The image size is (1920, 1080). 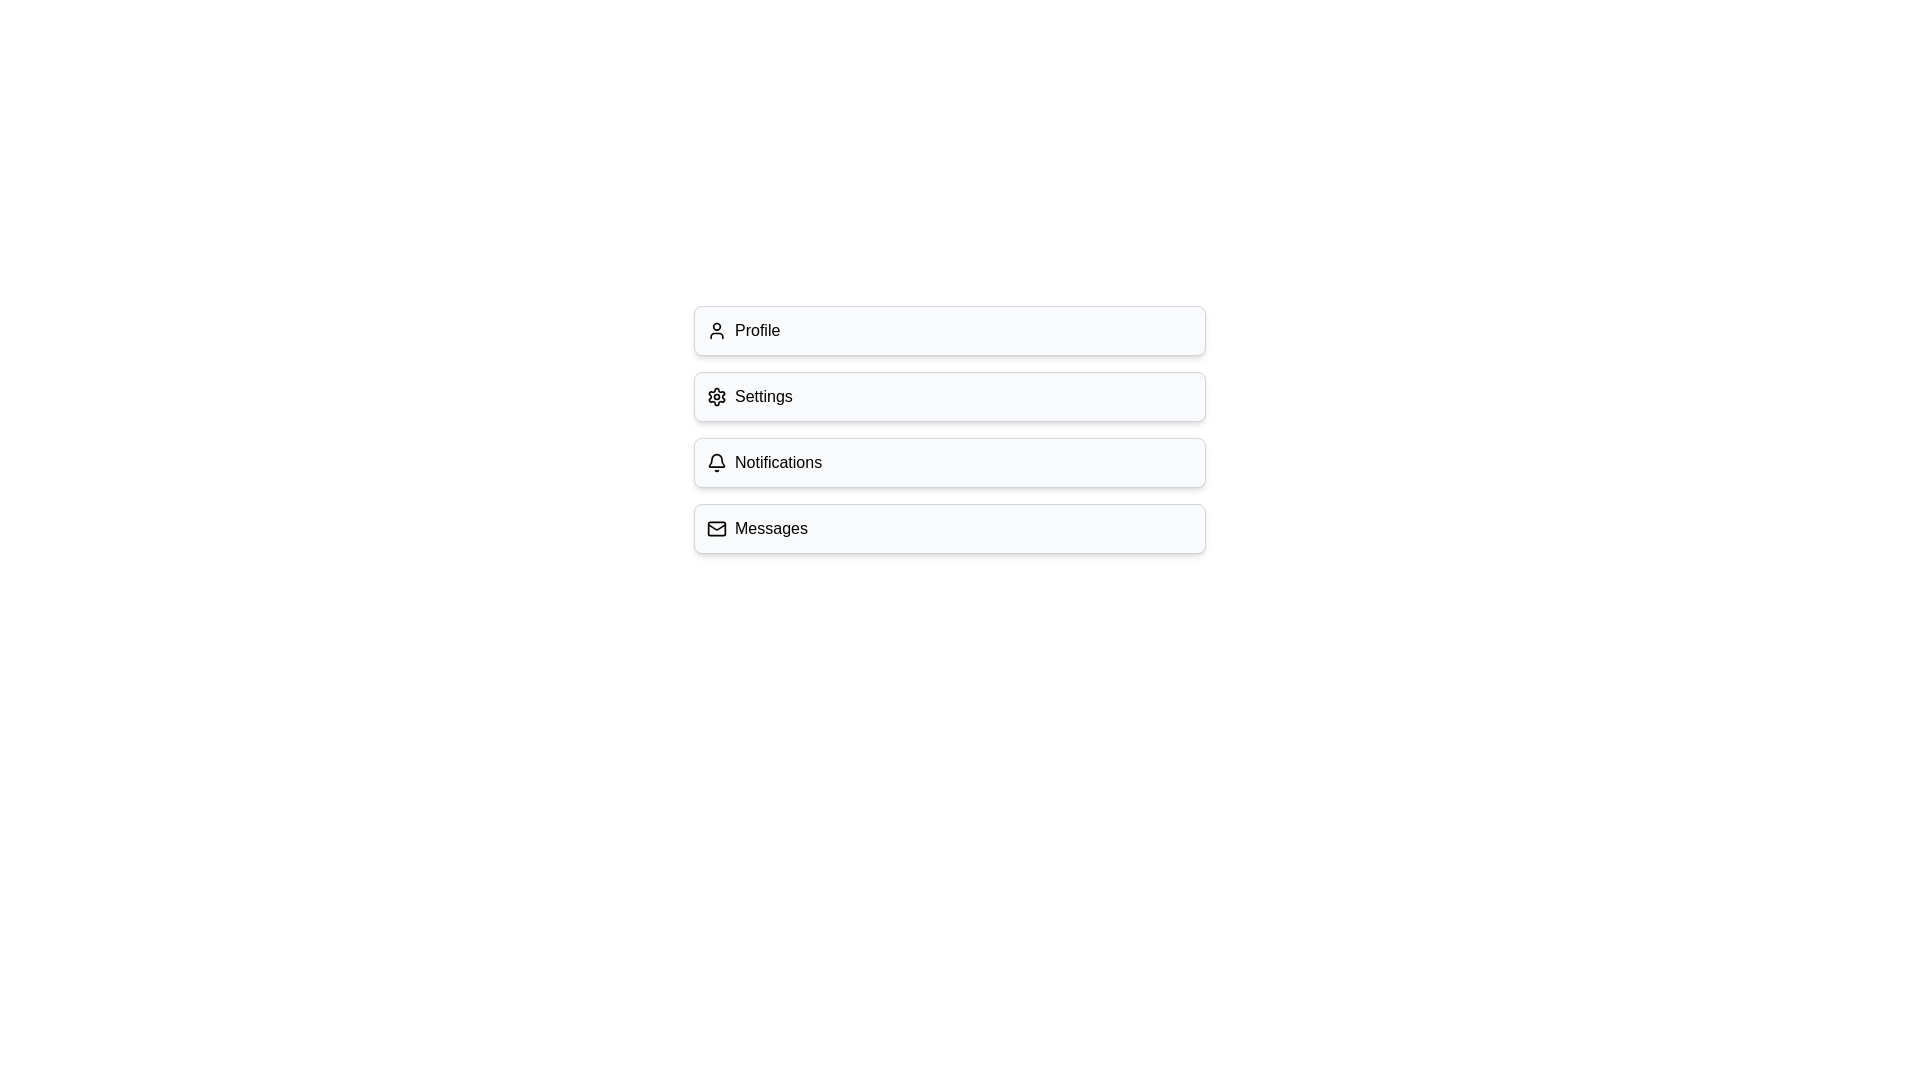 I want to click on the Profile option to observe its visual feedback, so click(x=949, y=330).